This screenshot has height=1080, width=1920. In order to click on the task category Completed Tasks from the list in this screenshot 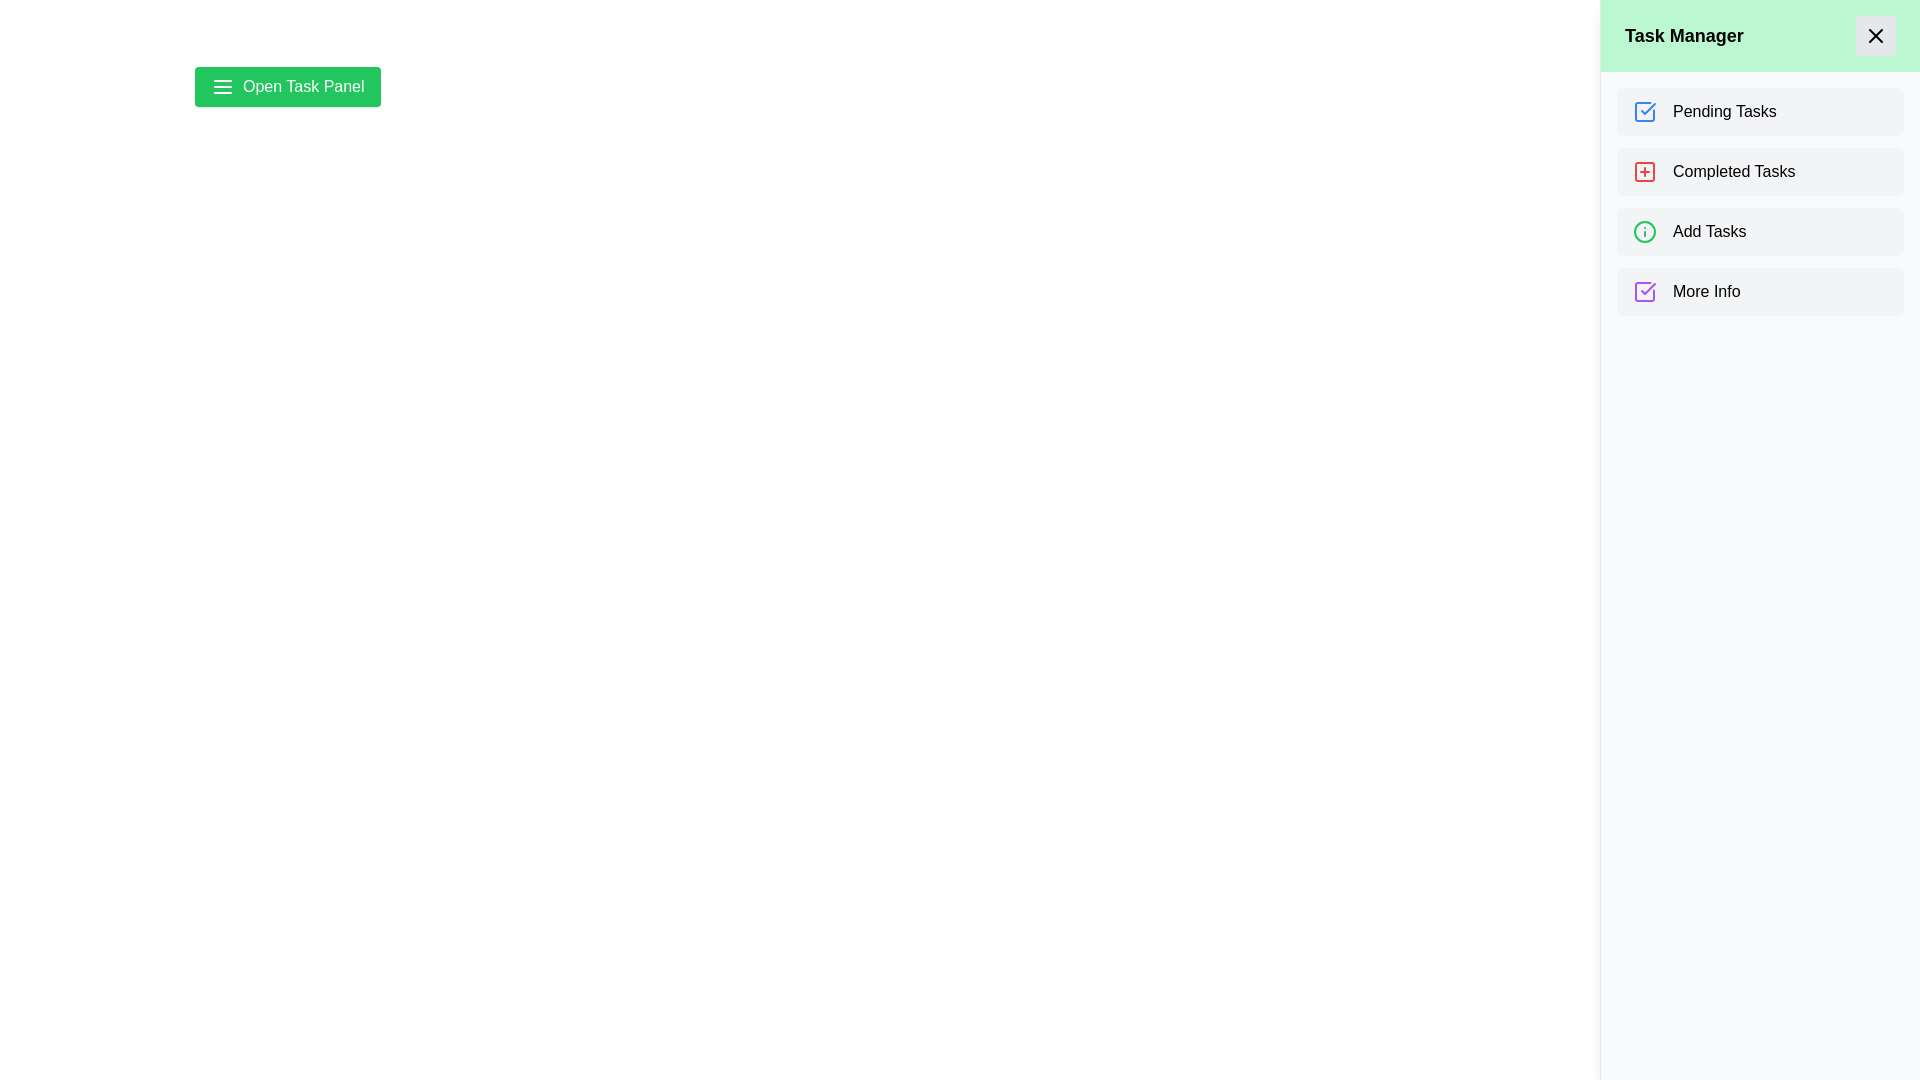, I will do `click(1760, 171)`.